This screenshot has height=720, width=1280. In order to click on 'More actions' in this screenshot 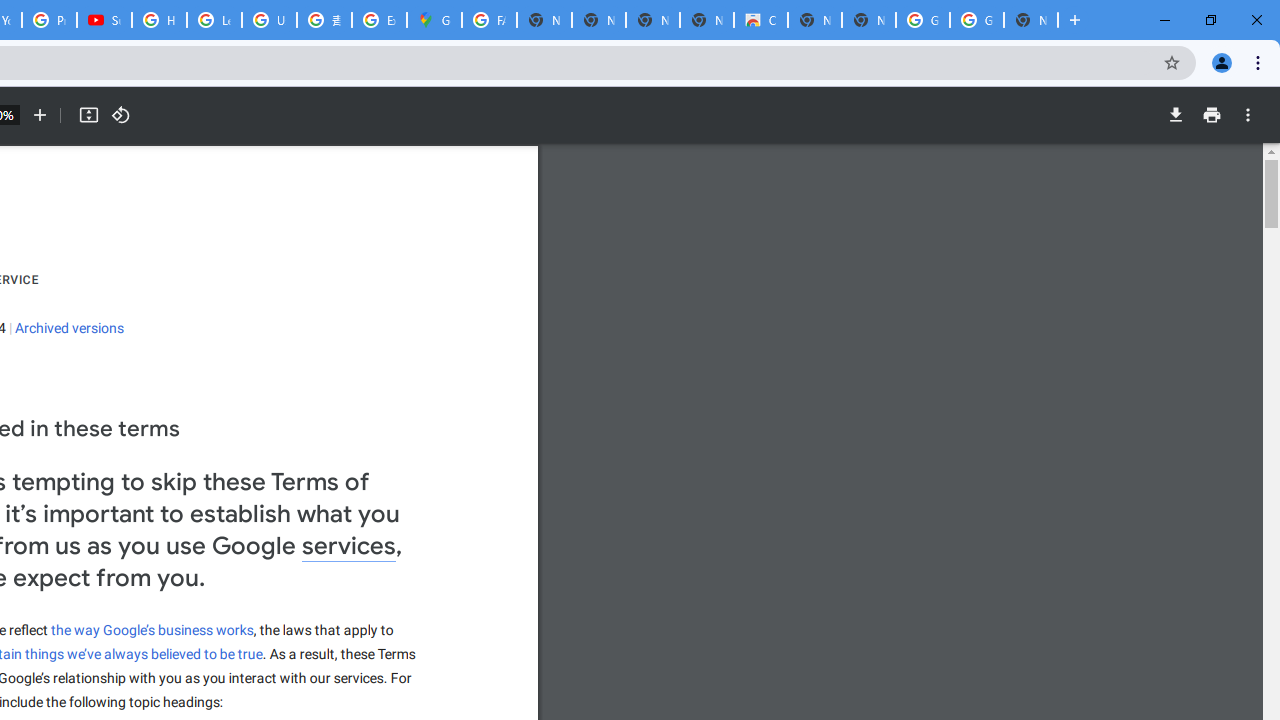, I will do `click(1247, 115)`.